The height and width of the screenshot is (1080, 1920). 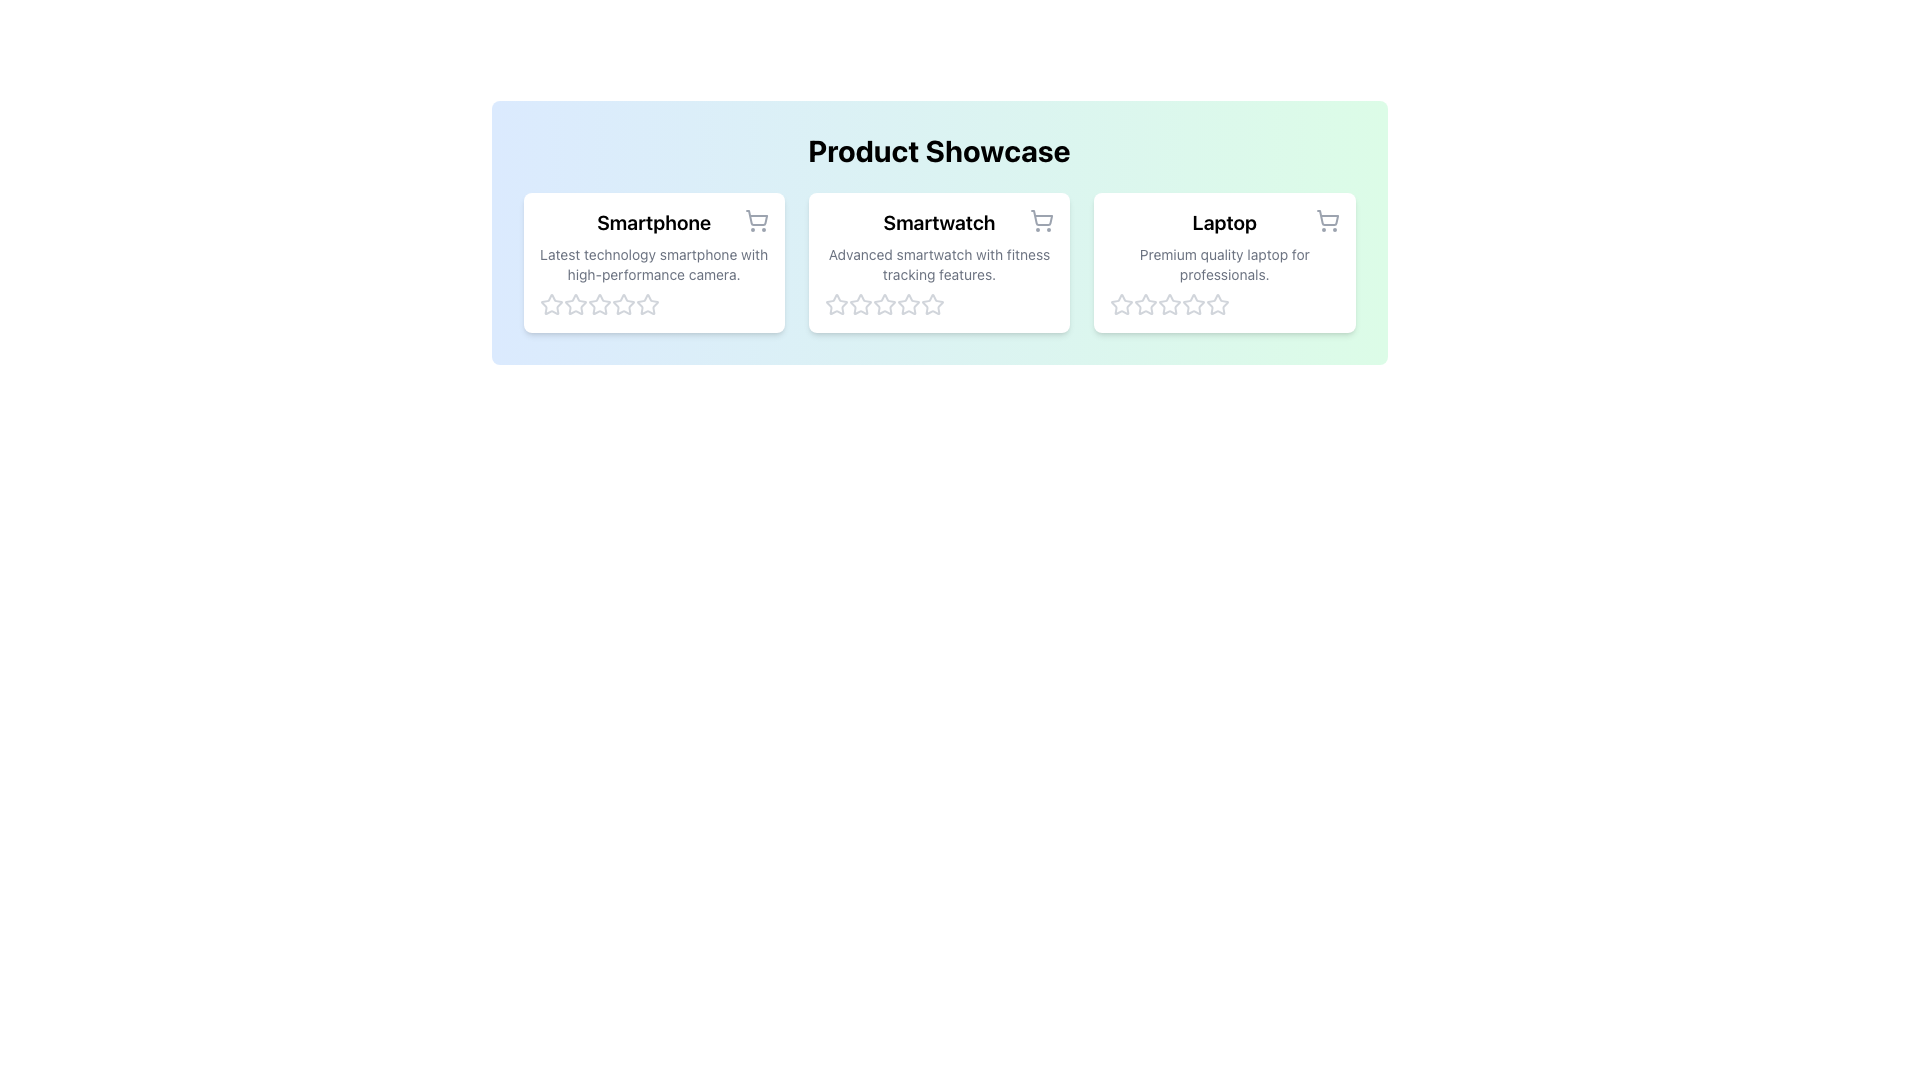 I want to click on the fourth star icon in the rating control under the 'Laptop' product card, so click(x=1170, y=304).